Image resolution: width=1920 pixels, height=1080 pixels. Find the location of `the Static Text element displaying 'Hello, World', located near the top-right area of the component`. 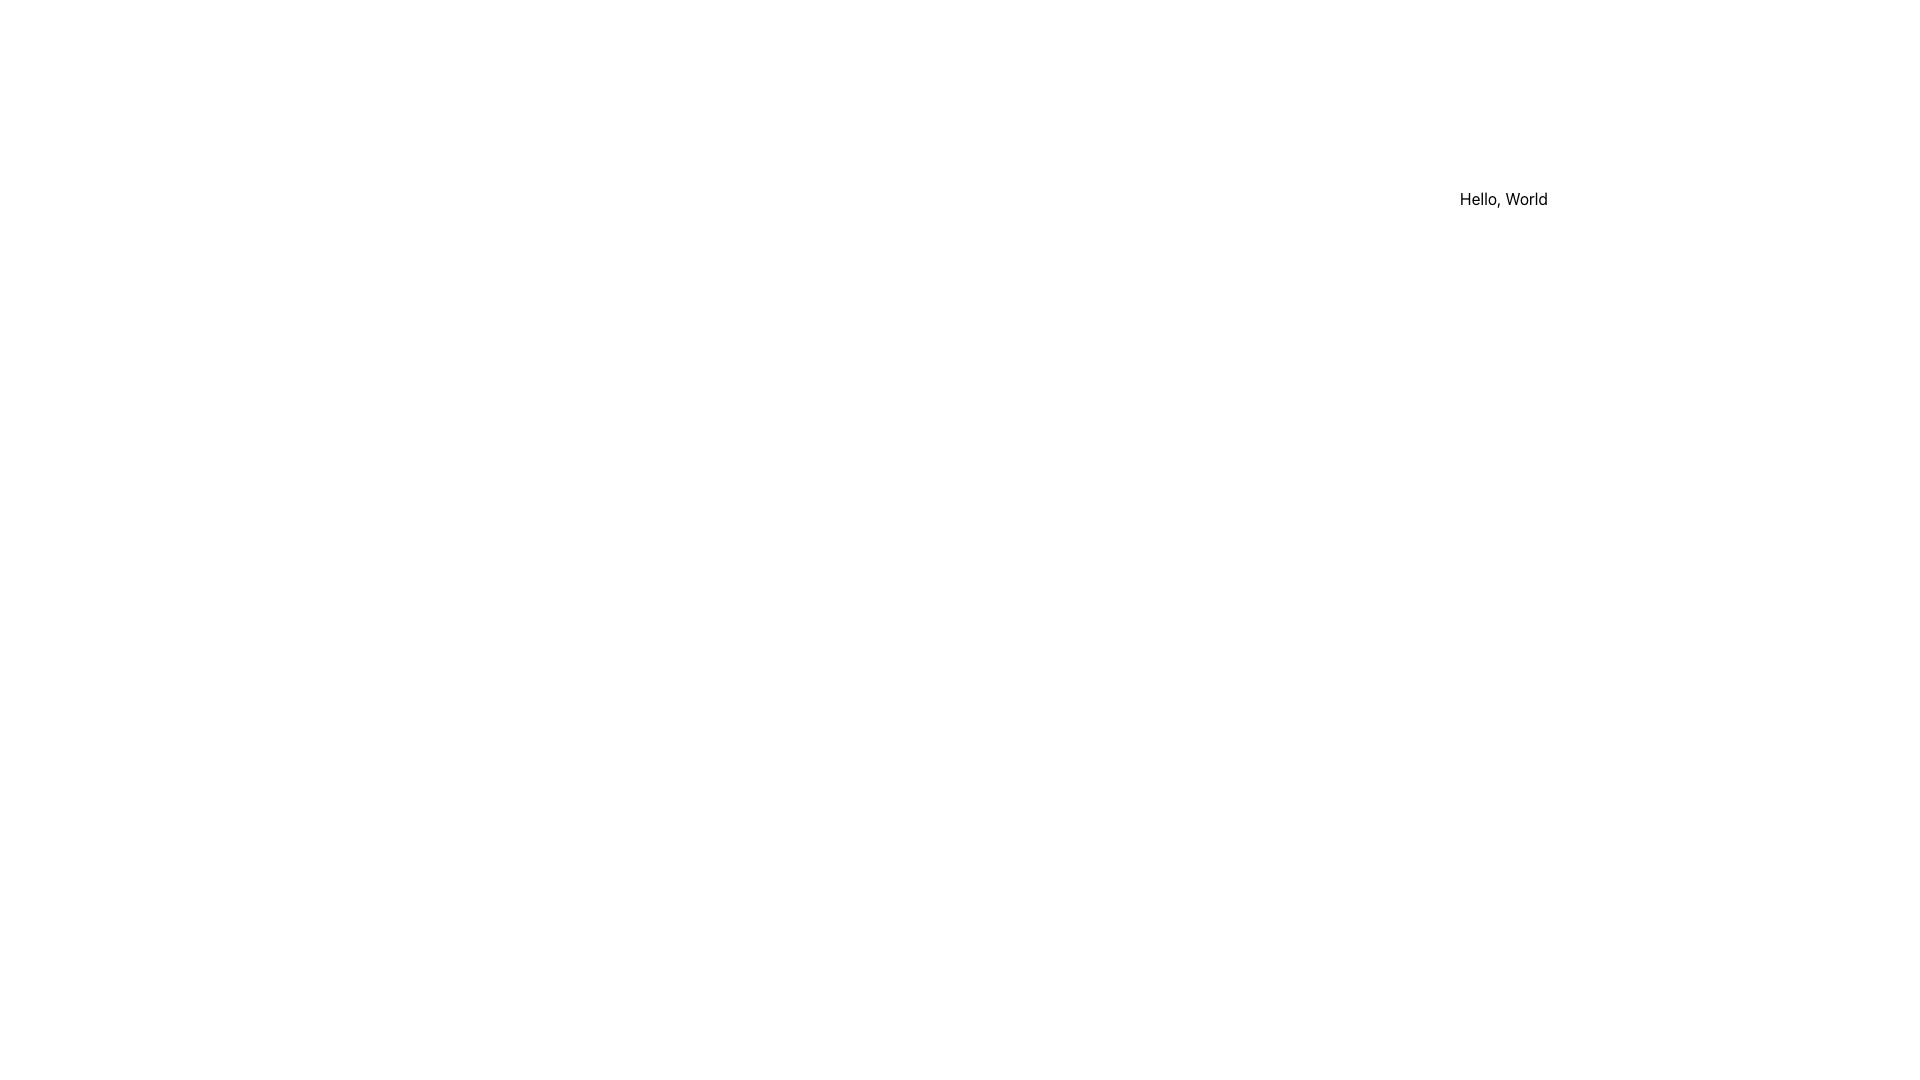

the Static Text element displaying 'Hello, World', located near the top-right area of the component is located at coordinates (1503, 199).